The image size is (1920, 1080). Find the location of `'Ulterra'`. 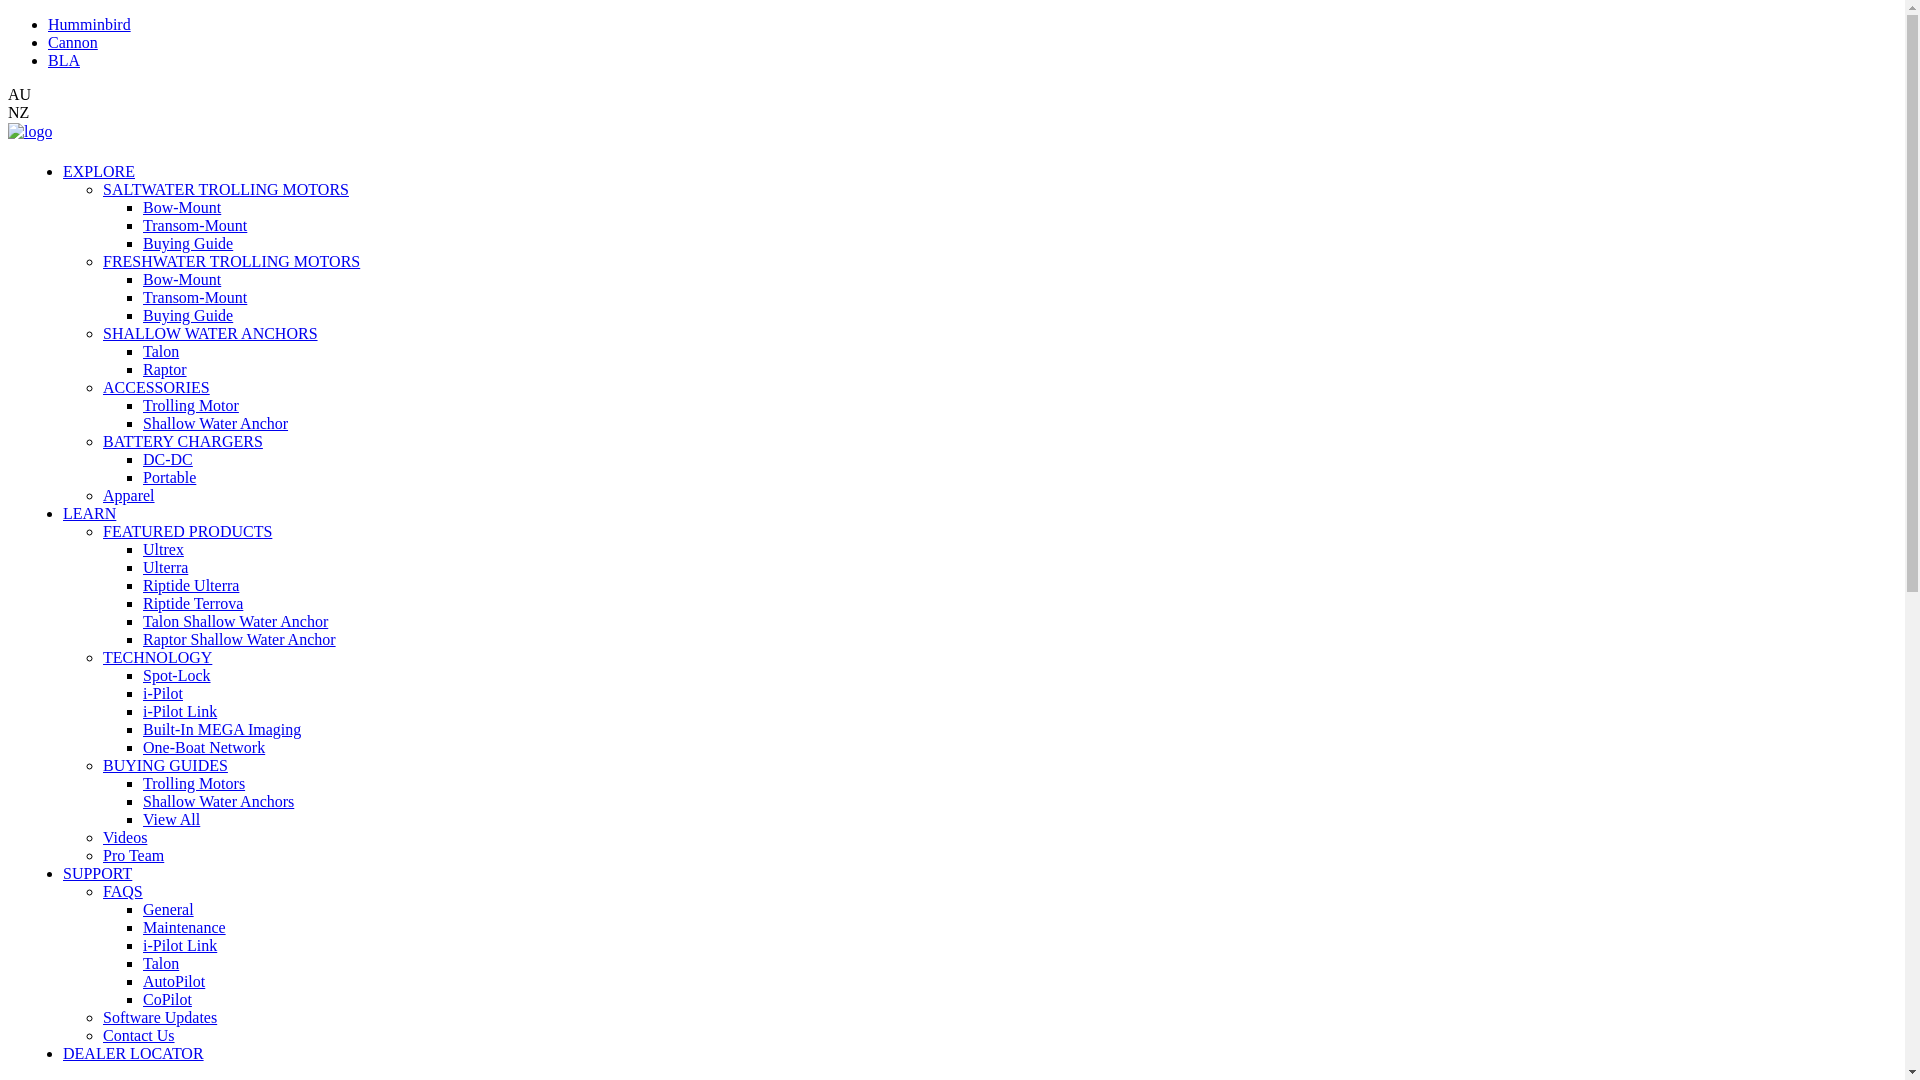

'Ulterra' is located at coordinates (165, 567).